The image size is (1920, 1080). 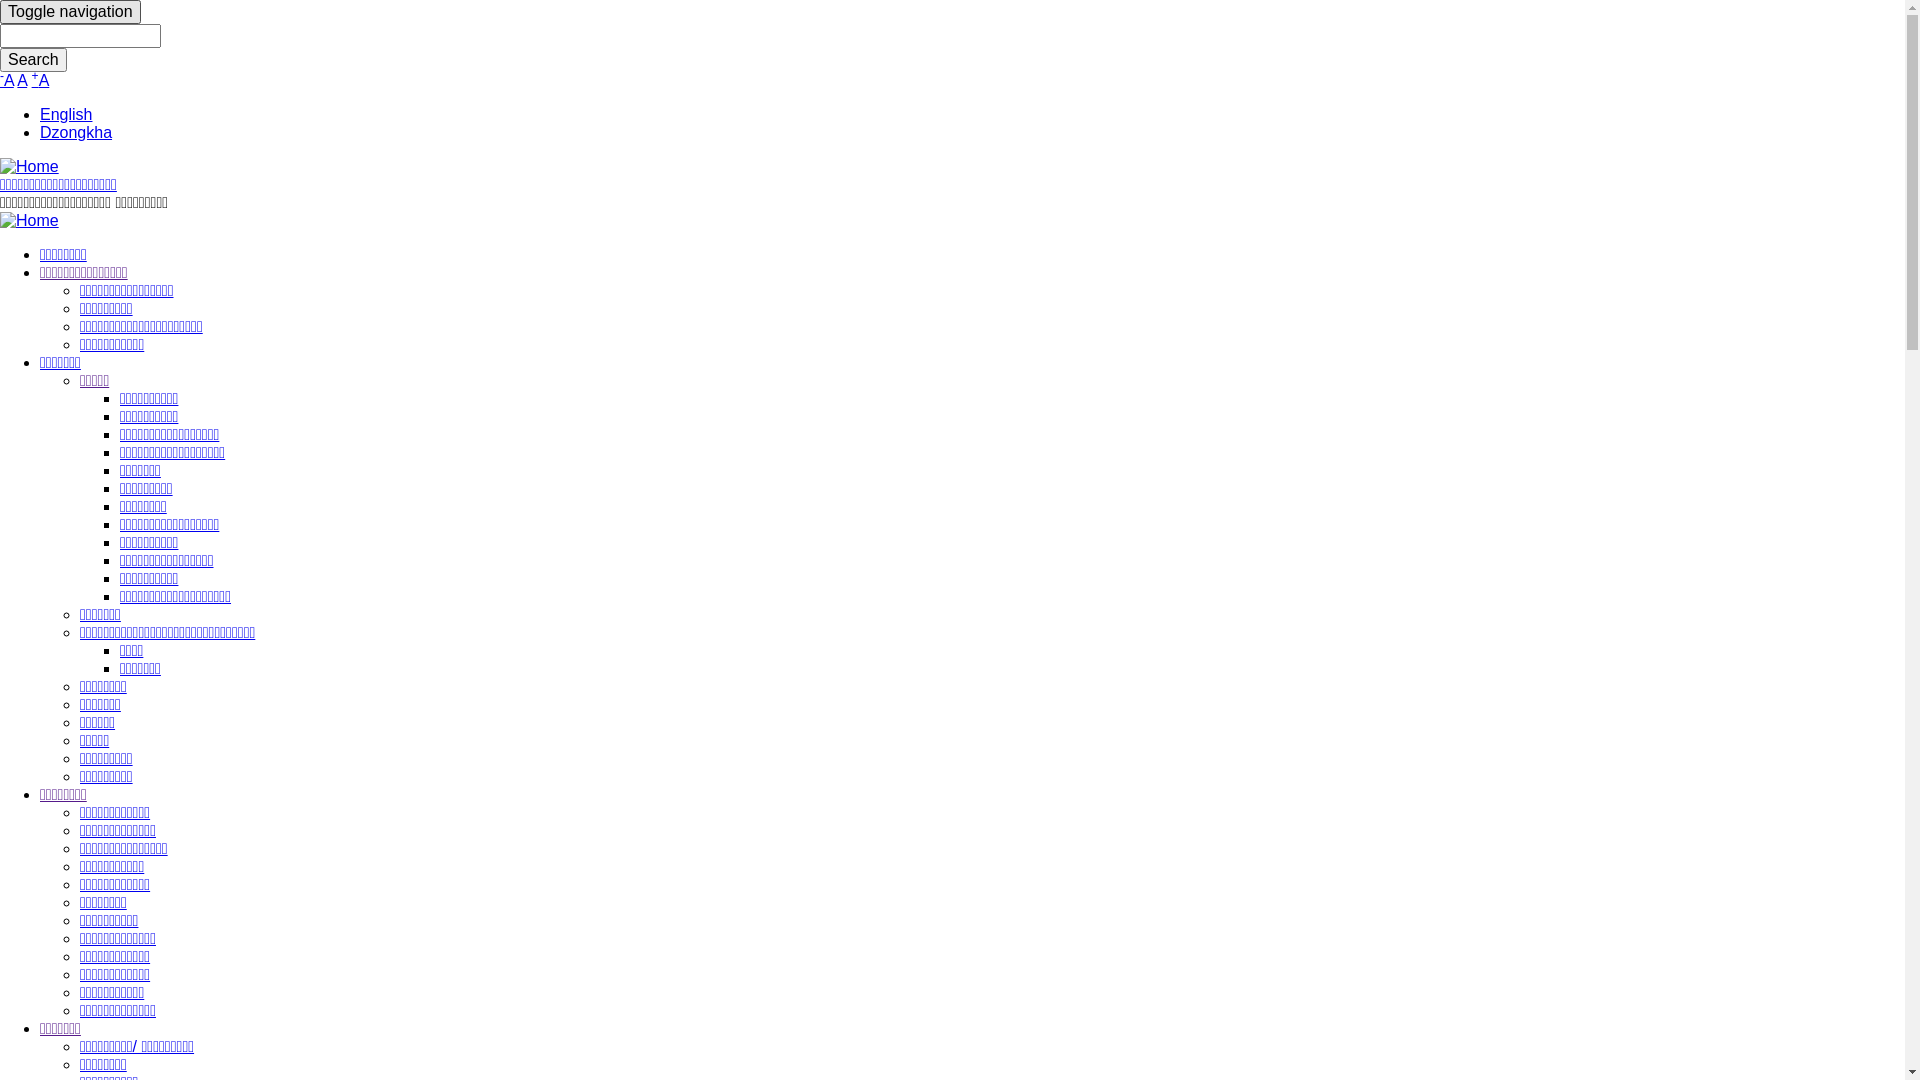 What do you see at coordinates (17, 79) in the screenshot?
I see `'A'` at bounding box center [17, 79].